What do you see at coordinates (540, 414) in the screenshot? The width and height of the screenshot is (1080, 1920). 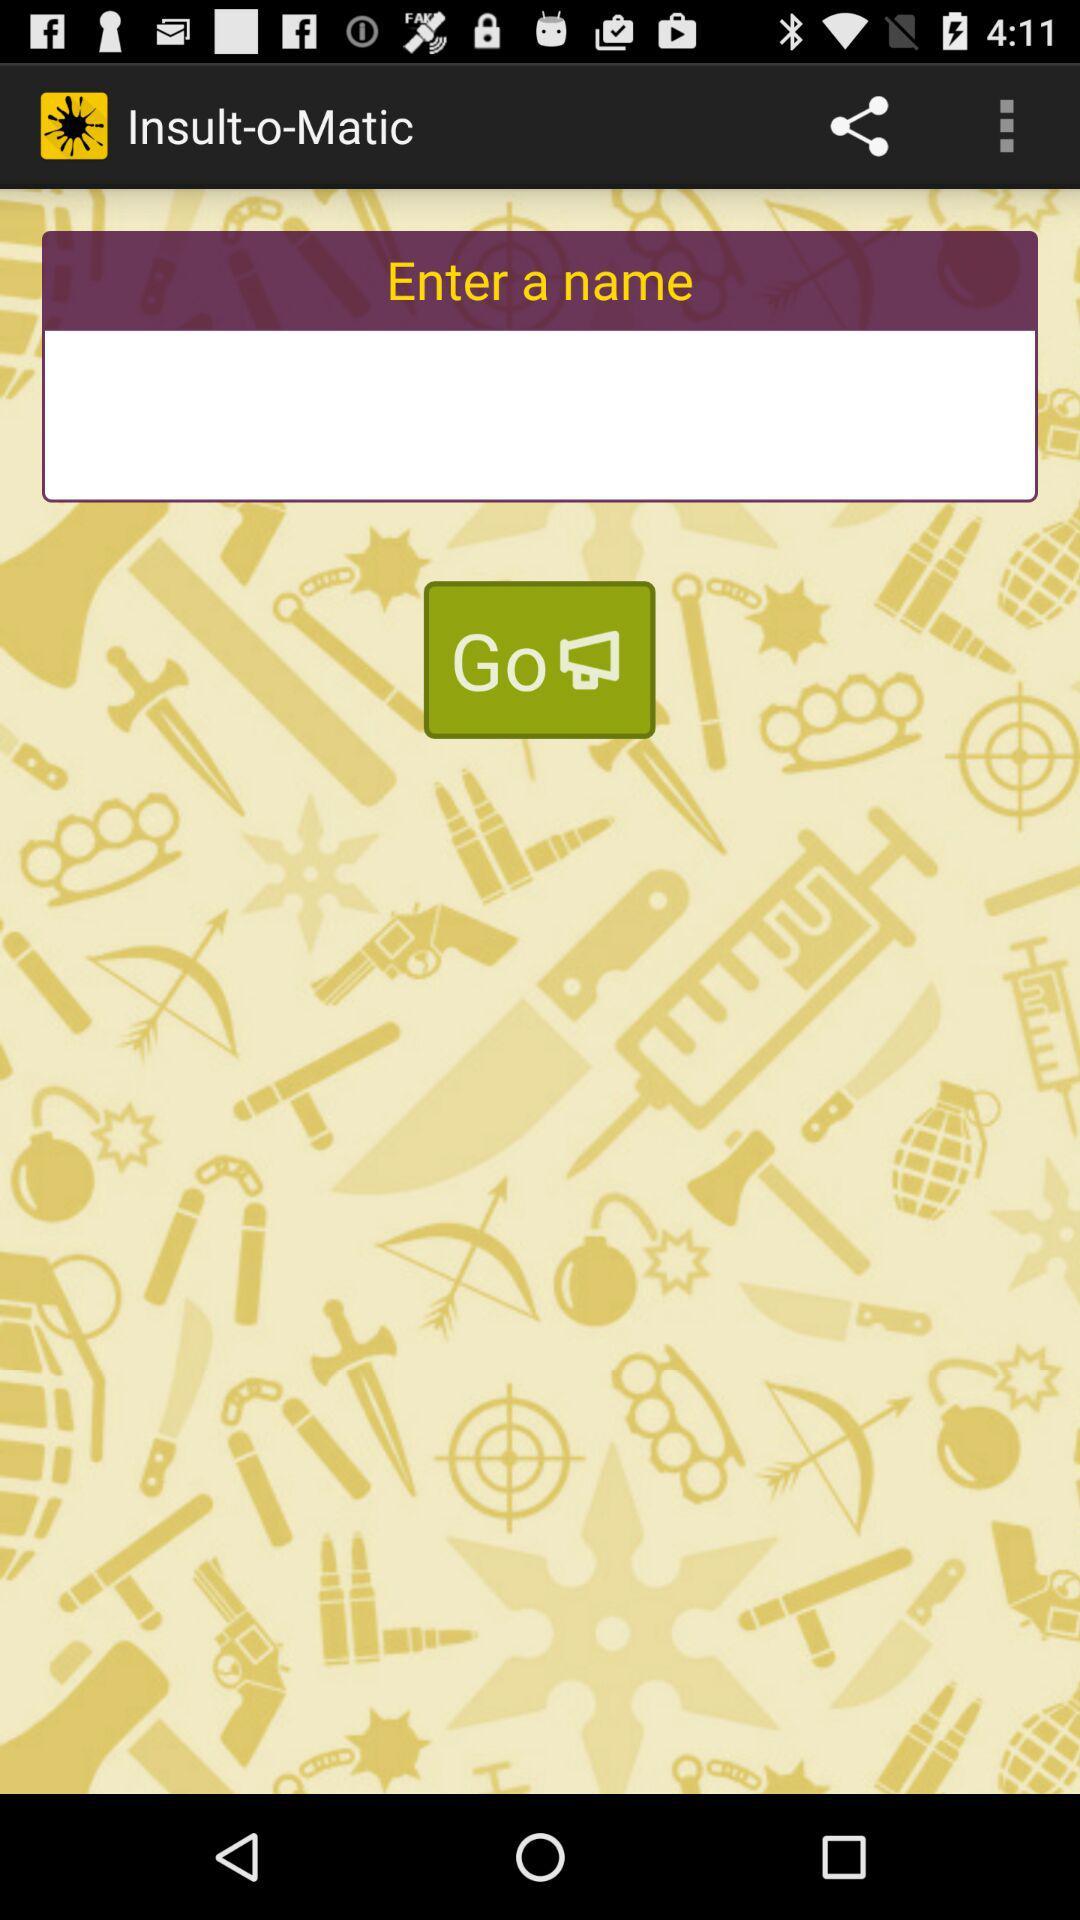 I see `diskgrasland` at bounding box center [540, 414].